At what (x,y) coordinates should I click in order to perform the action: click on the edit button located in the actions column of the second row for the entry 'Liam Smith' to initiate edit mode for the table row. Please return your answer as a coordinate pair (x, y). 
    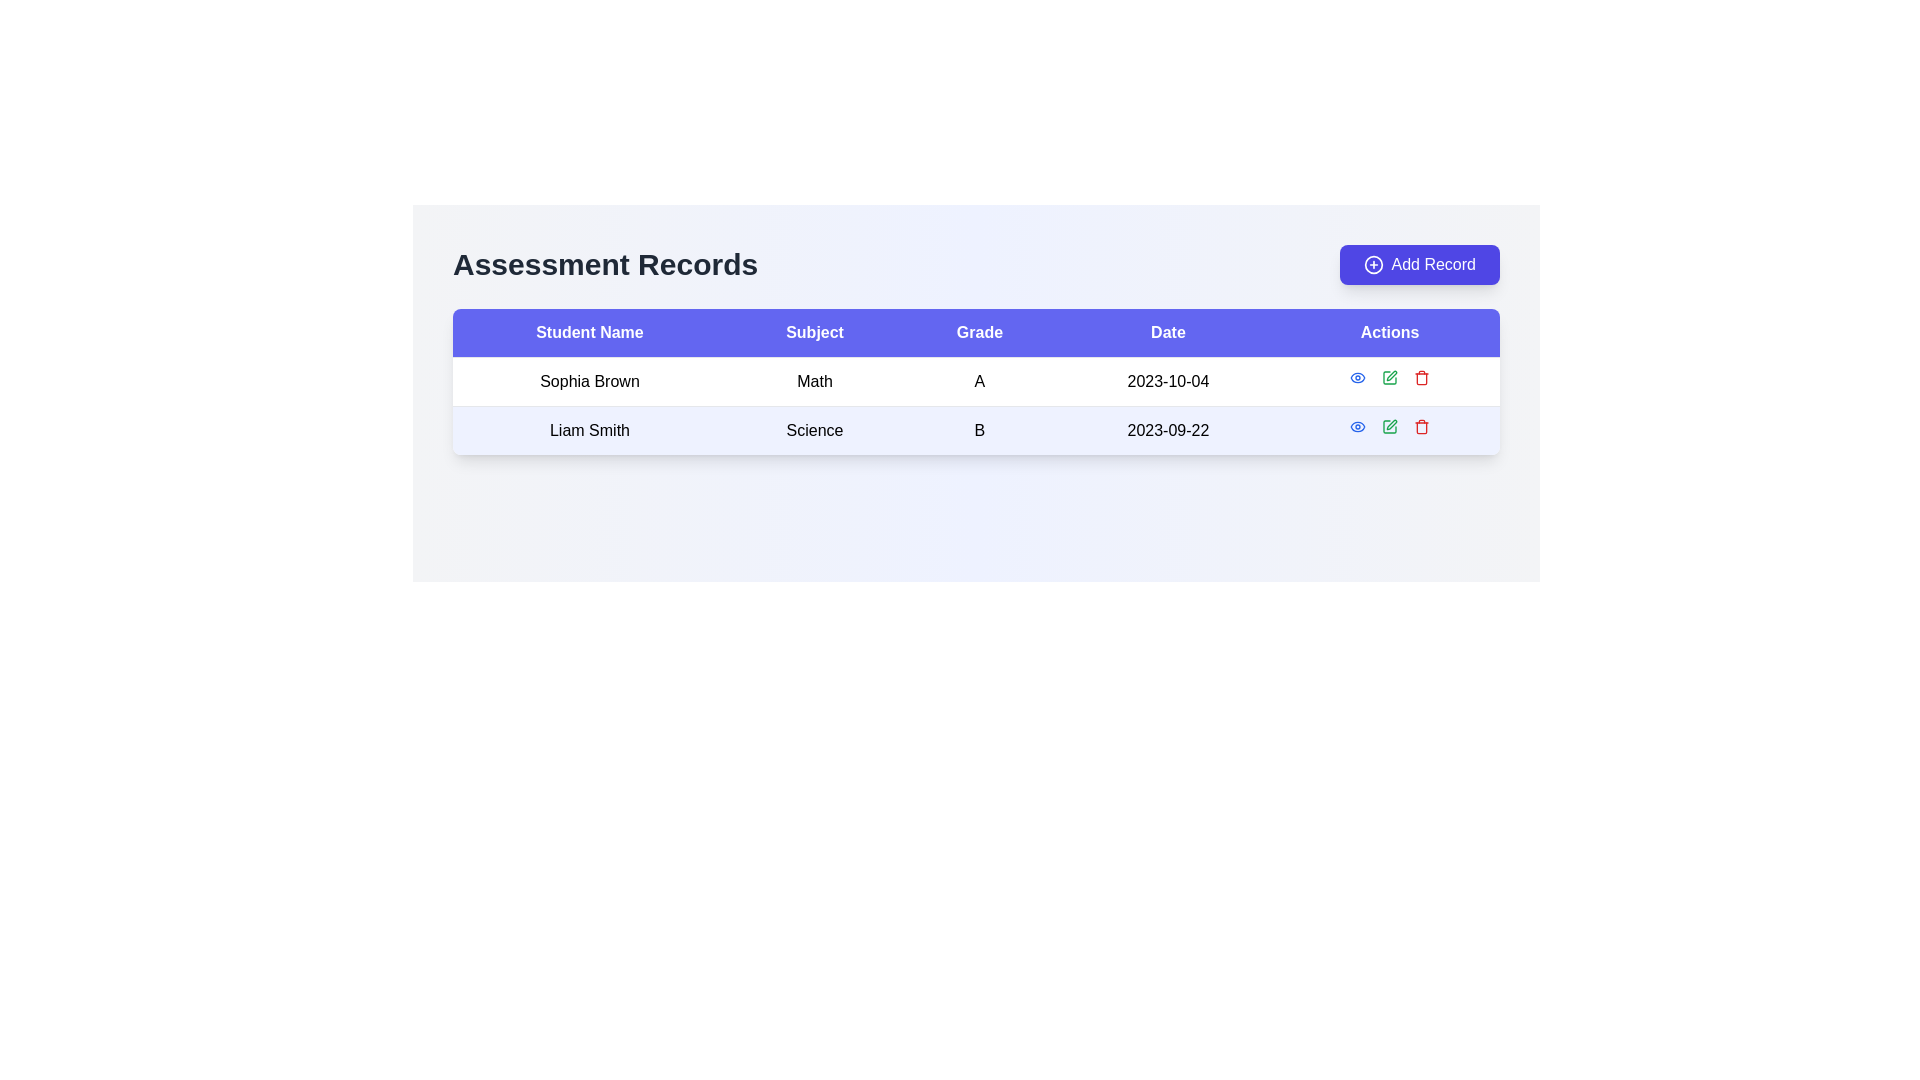
    Looking at the image, I should click on (1391, 423).